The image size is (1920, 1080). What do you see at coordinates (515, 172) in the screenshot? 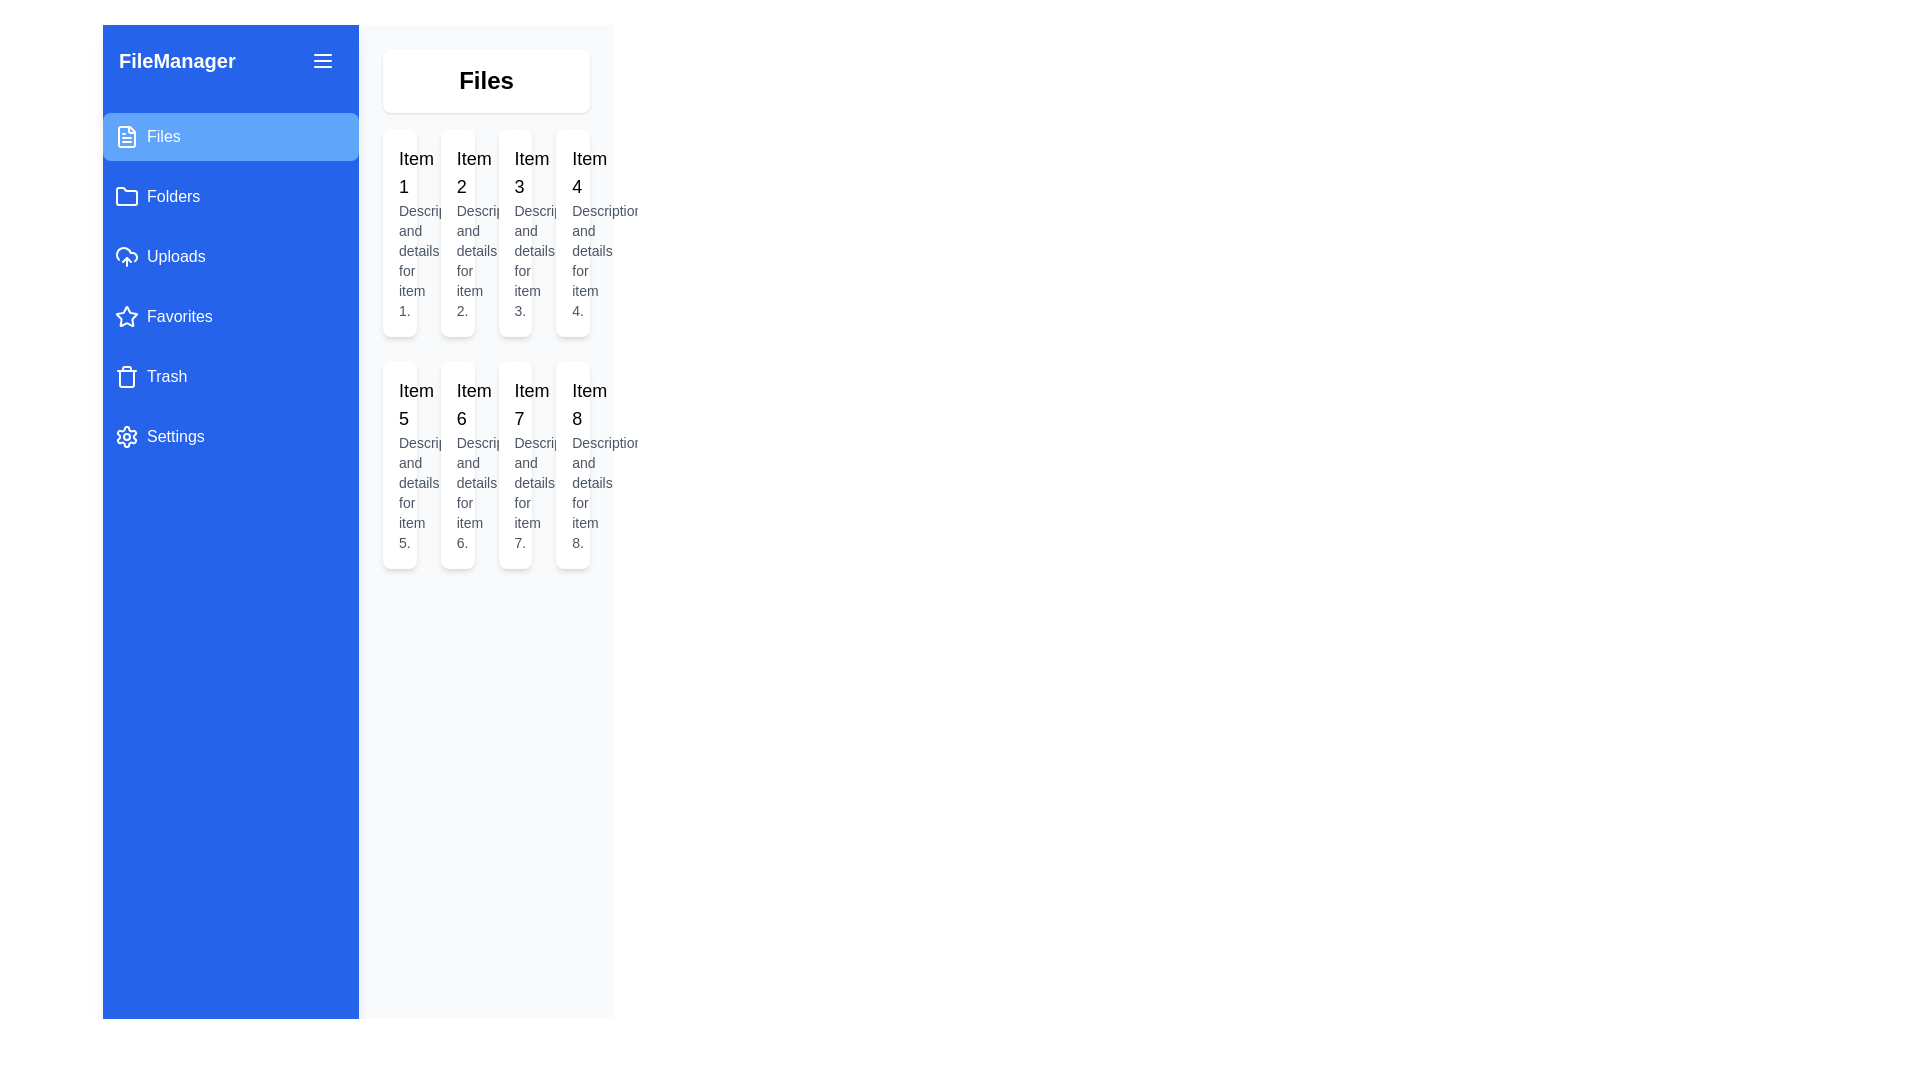
I see `text label 'Item 3' located prominently at the top of the second column card in the grid layout` at bounding box center [515, 172].